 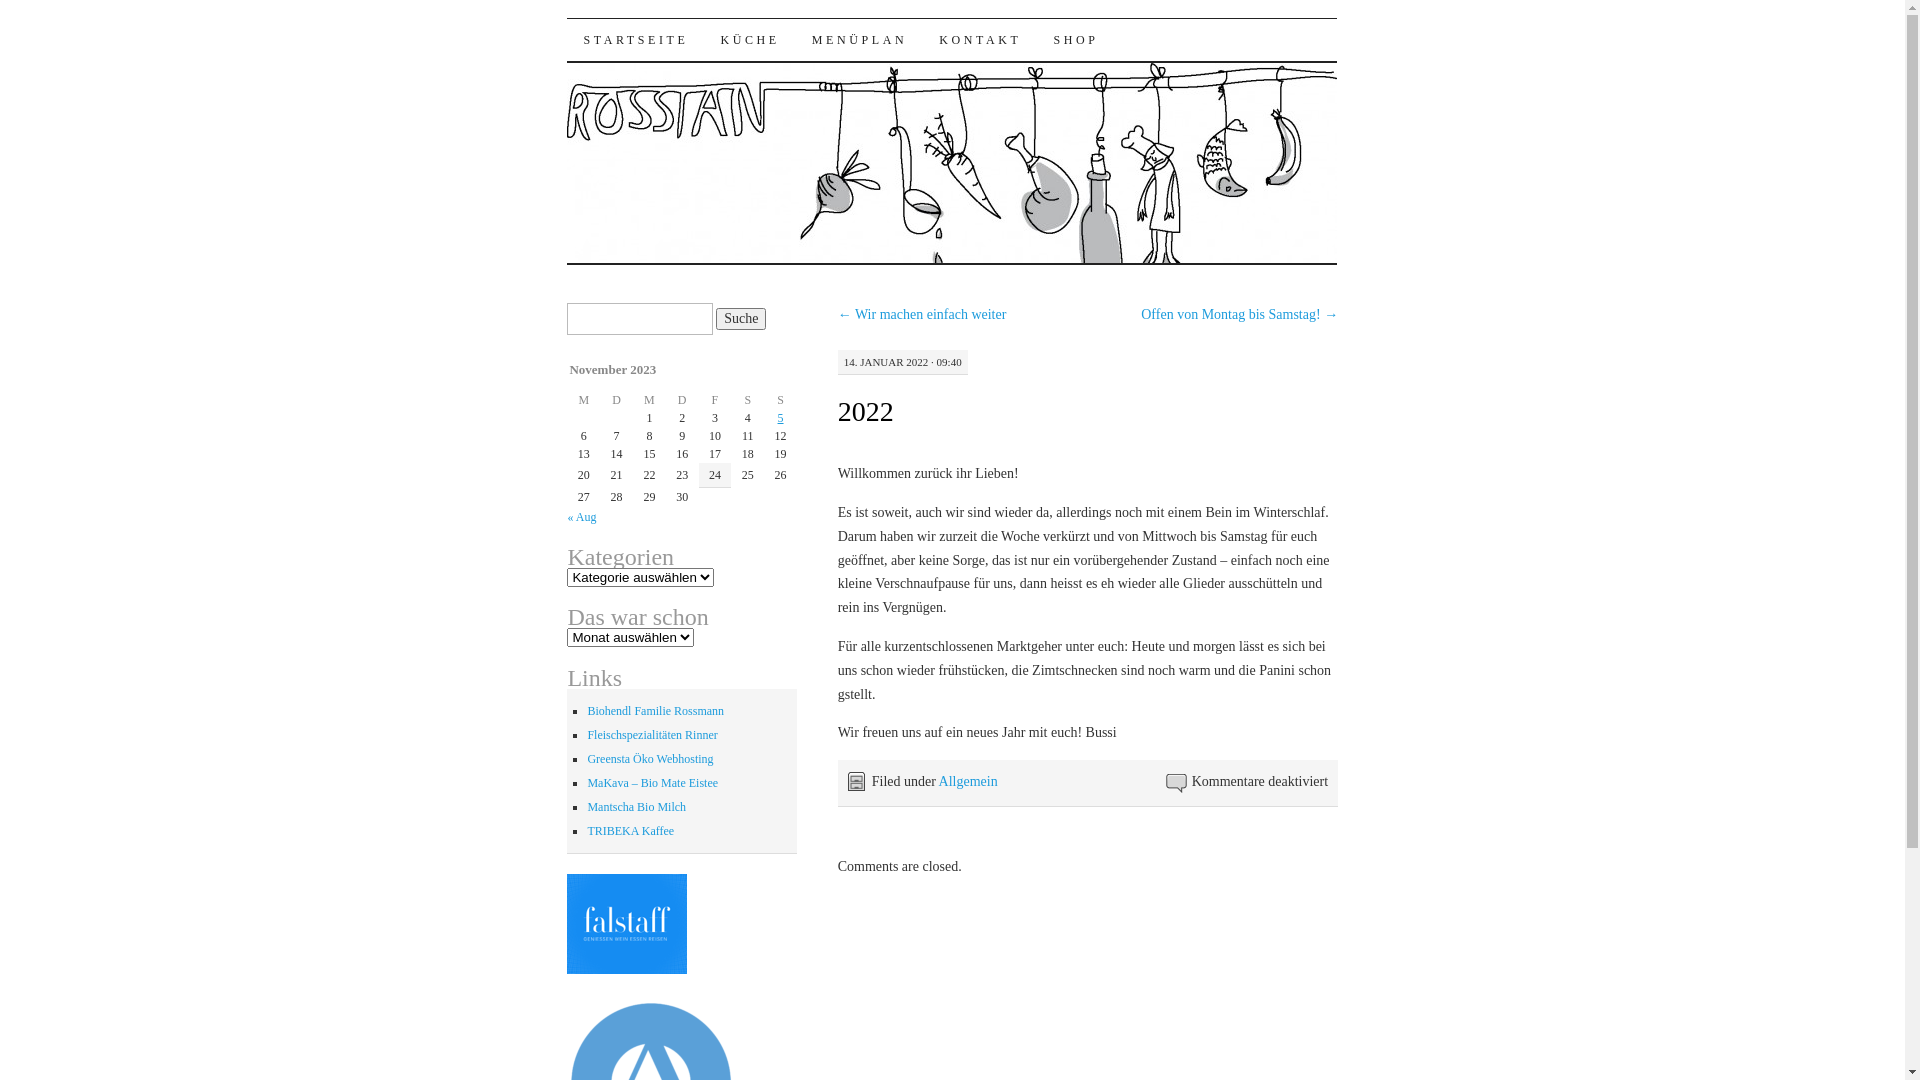 I want to click on 'Suche', so click(x=739, y=318).